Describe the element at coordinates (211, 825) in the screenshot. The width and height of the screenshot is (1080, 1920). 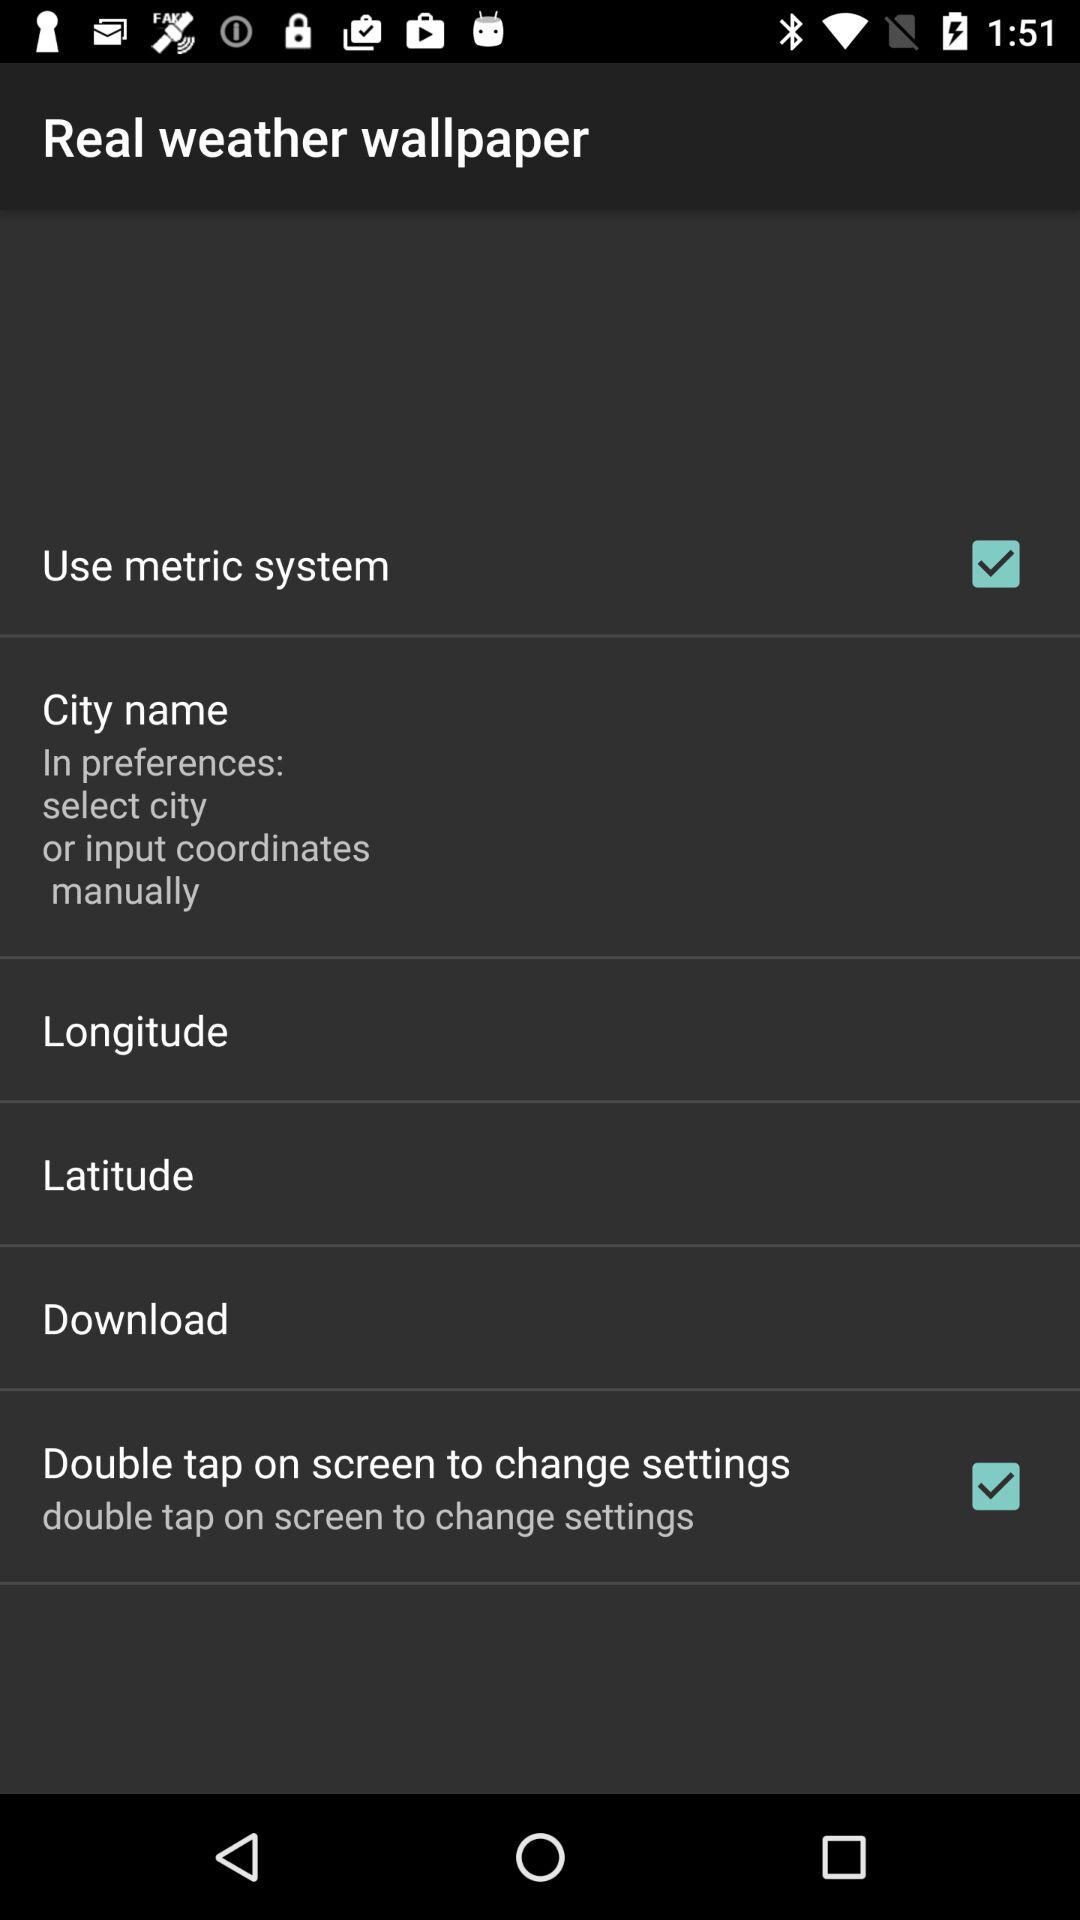
I see `in preferences select` at that location.